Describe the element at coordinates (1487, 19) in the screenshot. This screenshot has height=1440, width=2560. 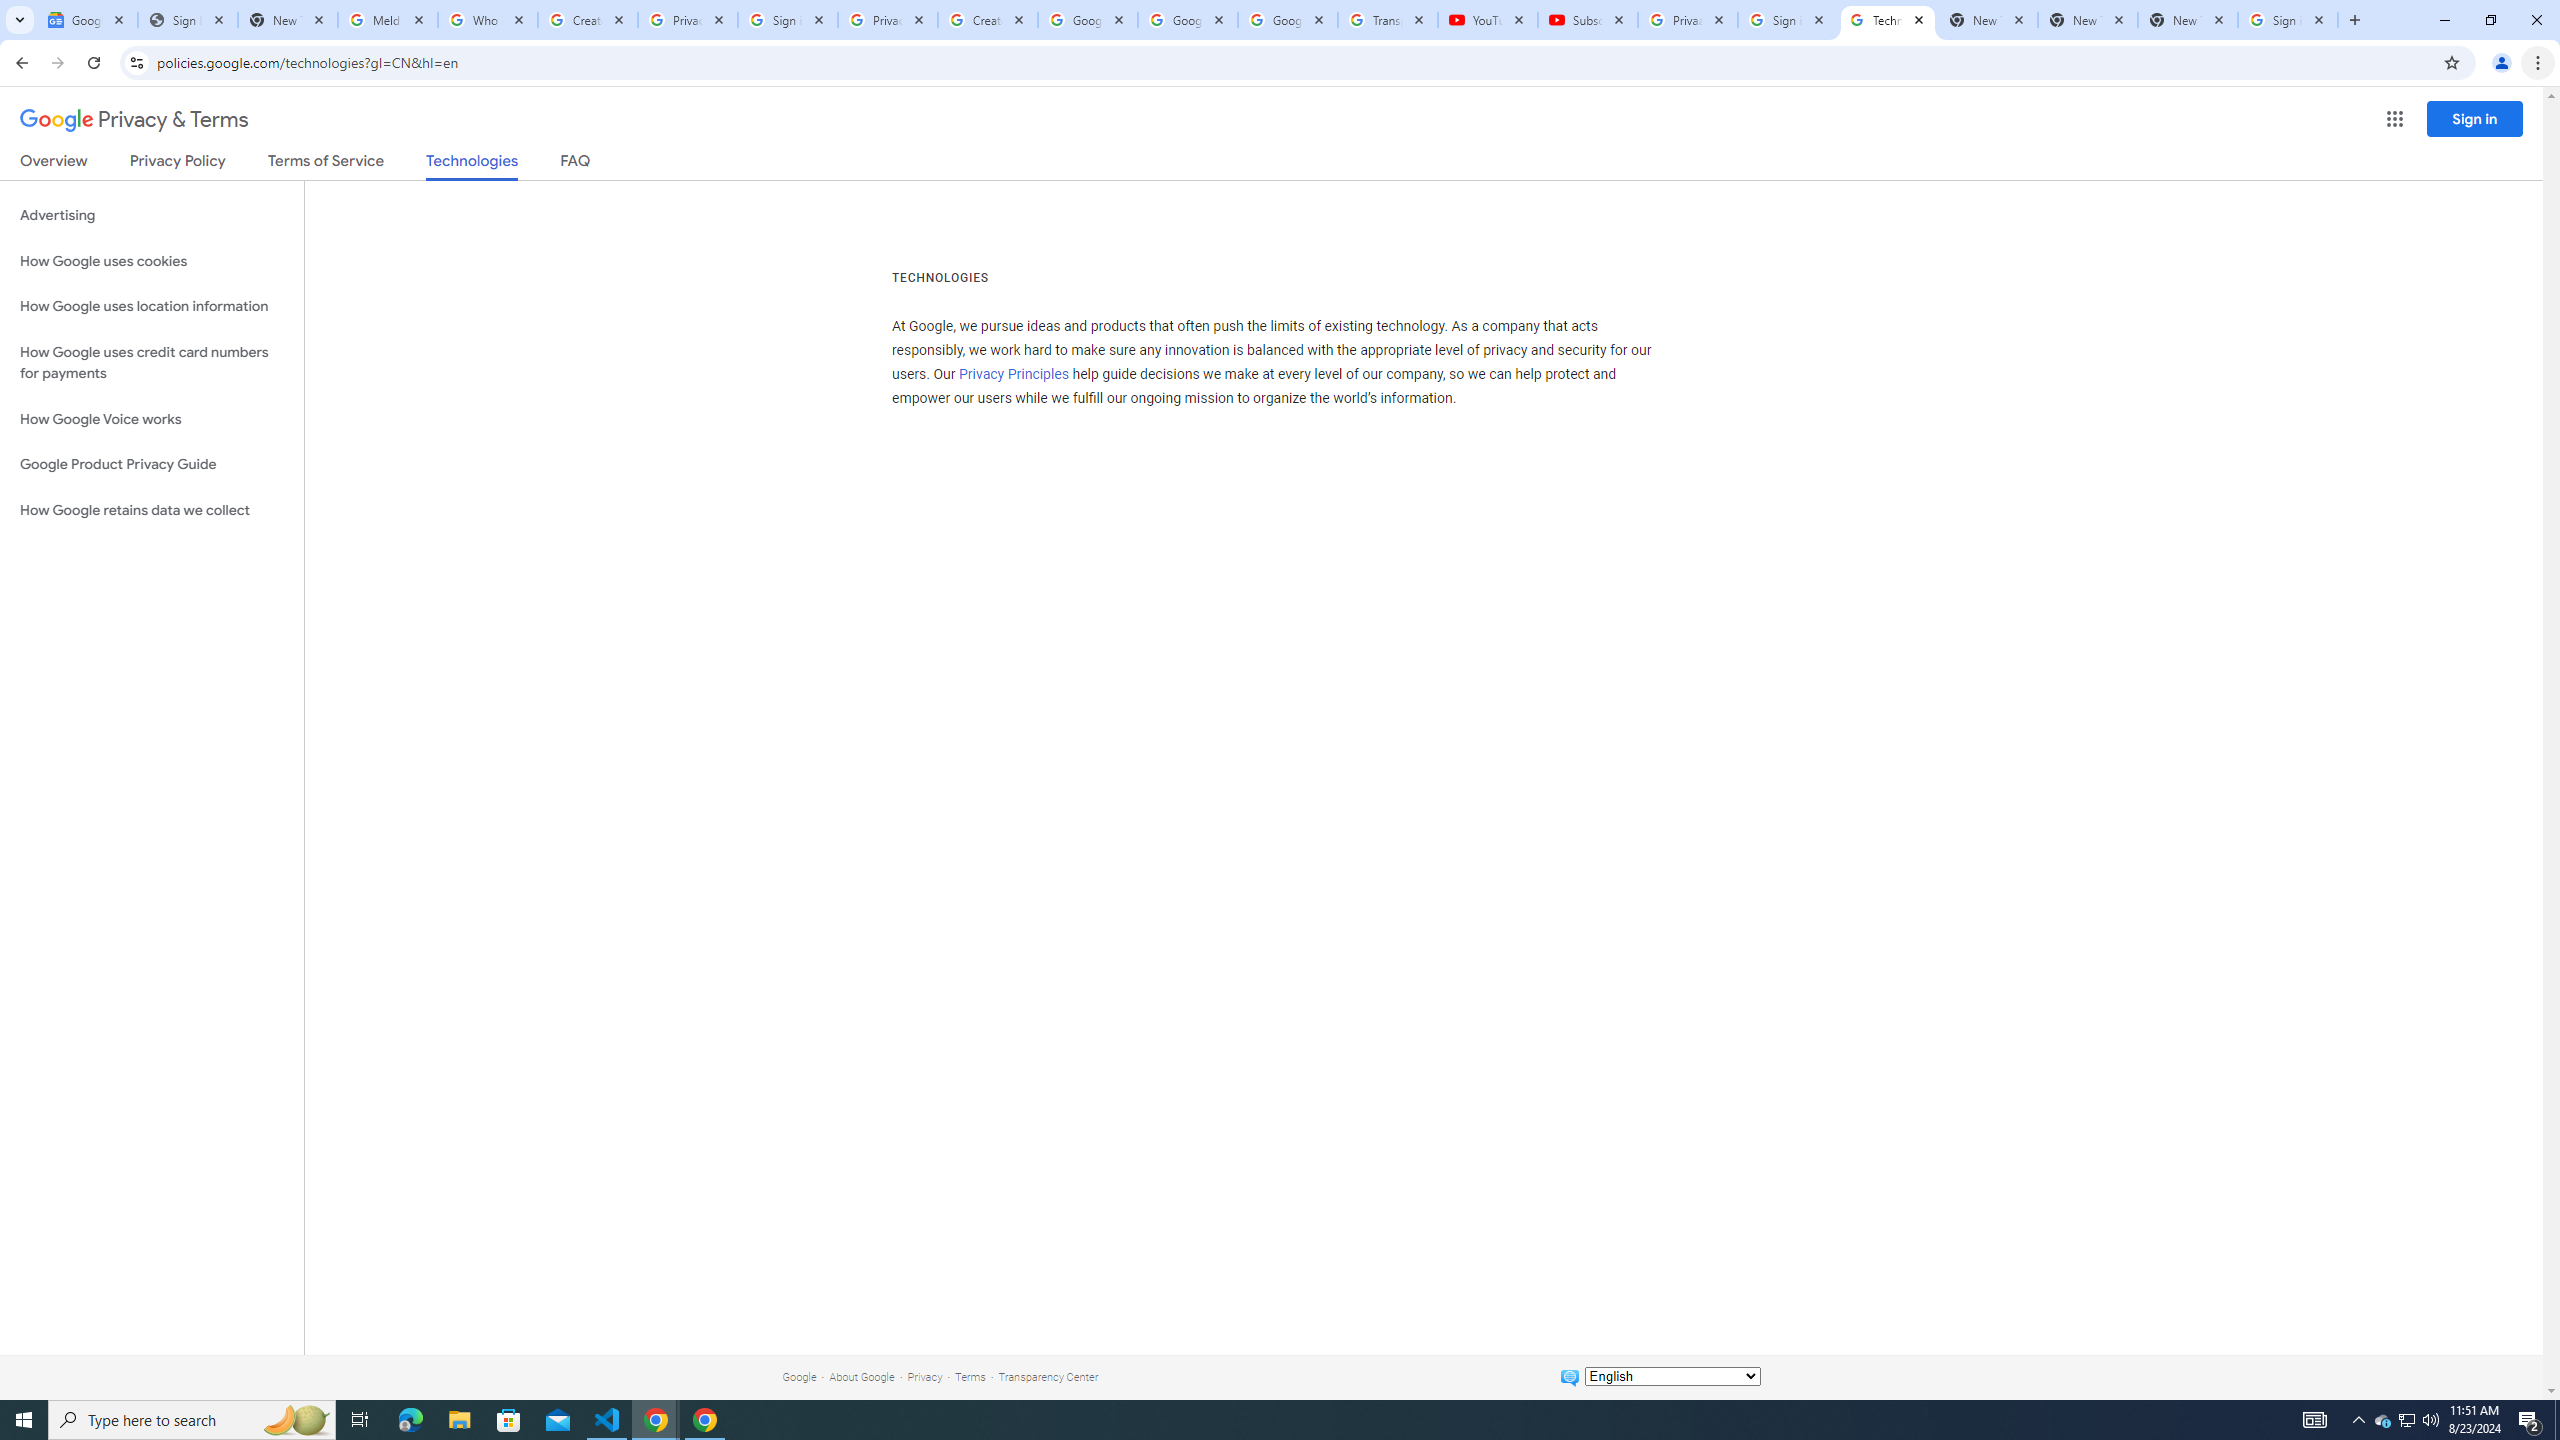
I see `'YouTube'` at that location.